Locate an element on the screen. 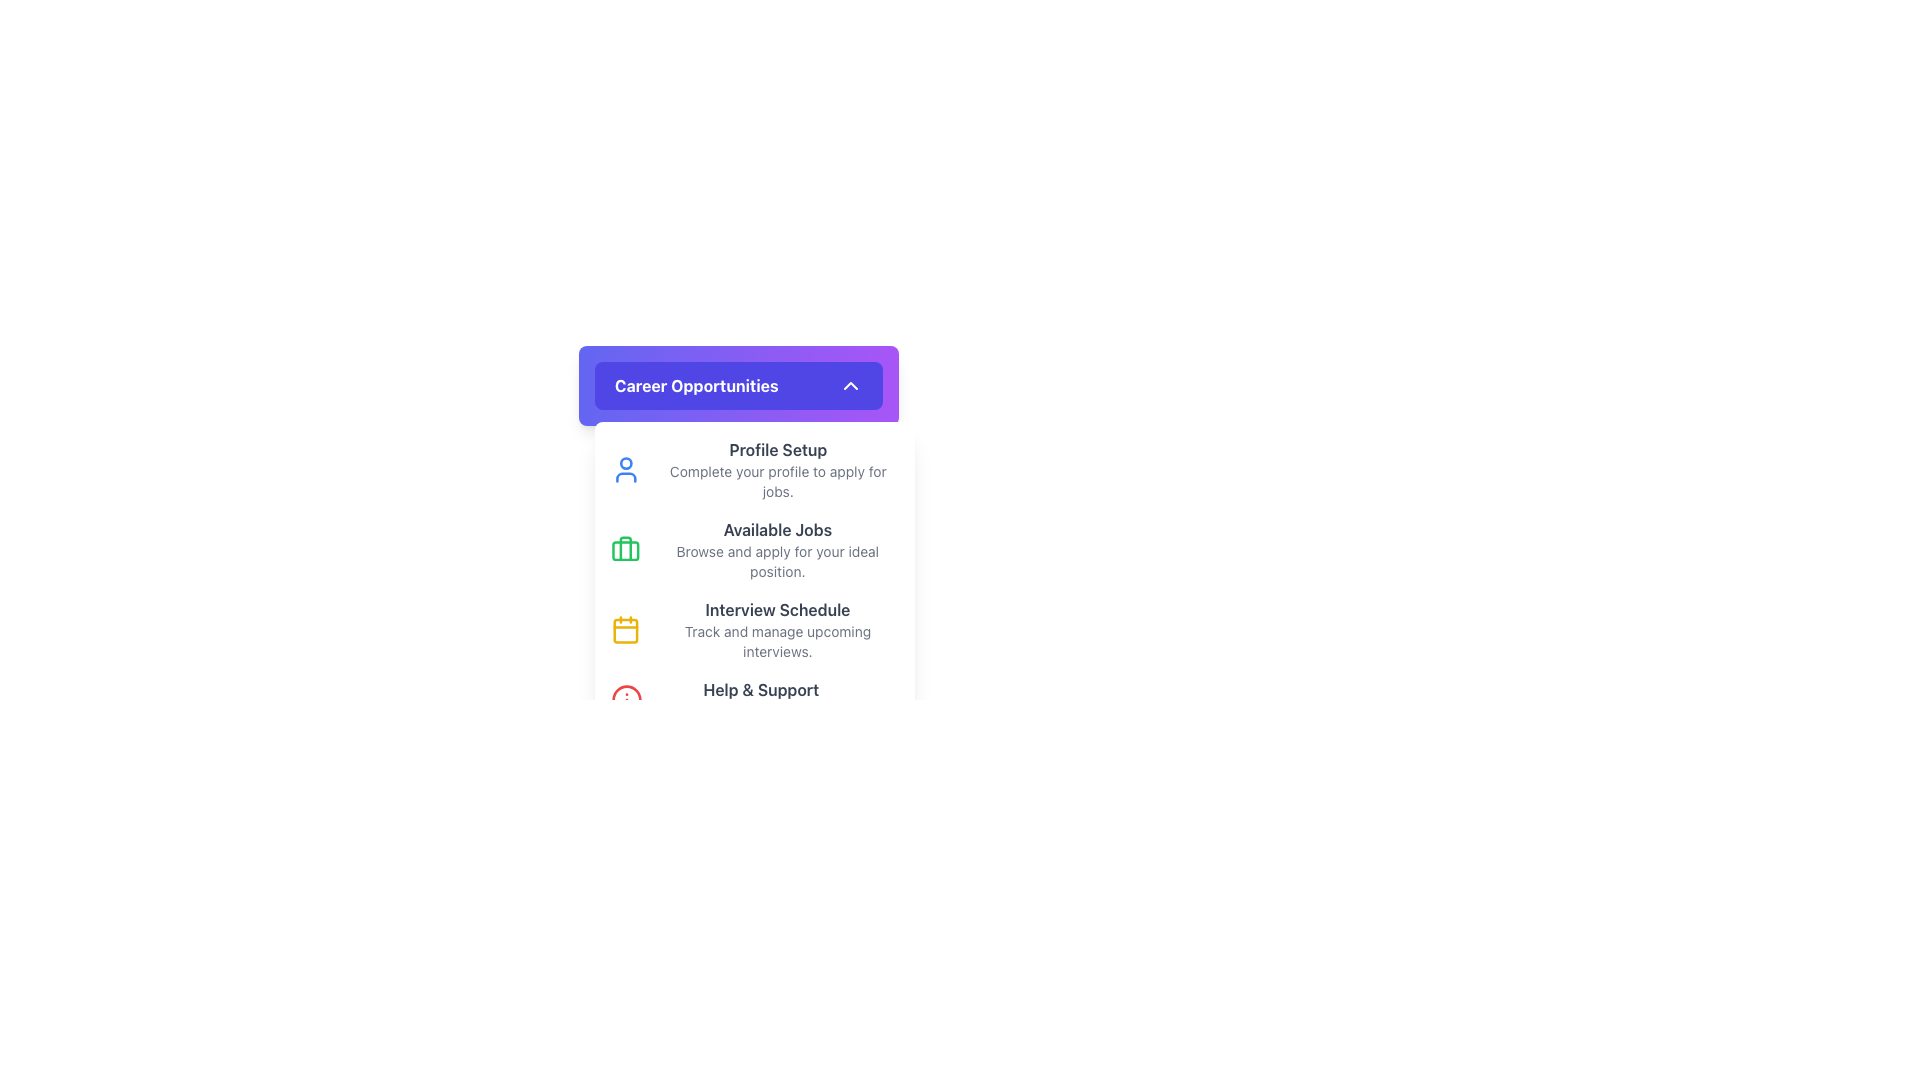  the green briefcase icon with a modern line design located next to the 'Available Jobs' text is located at coordinates (624, 550).